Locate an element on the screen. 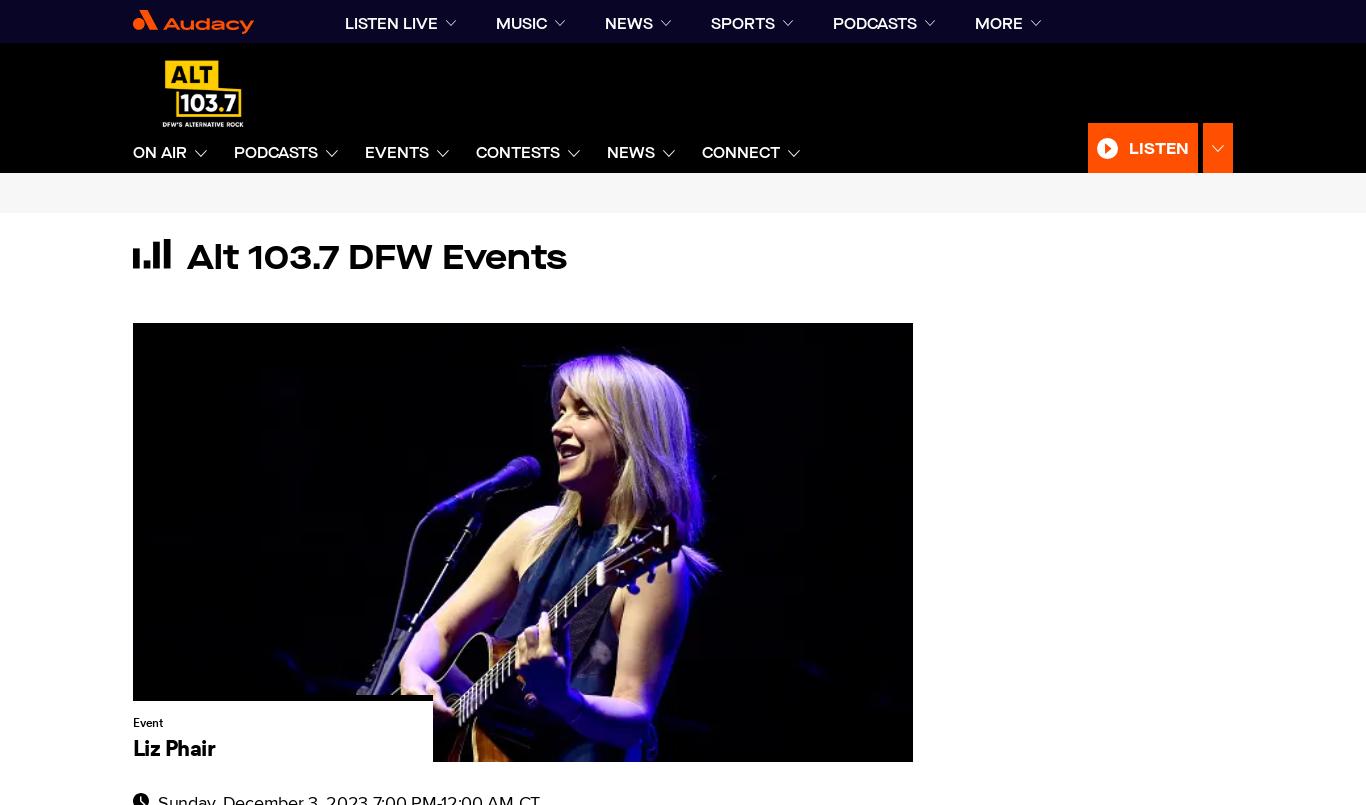  'sports' is located at coordinates (742, 23).